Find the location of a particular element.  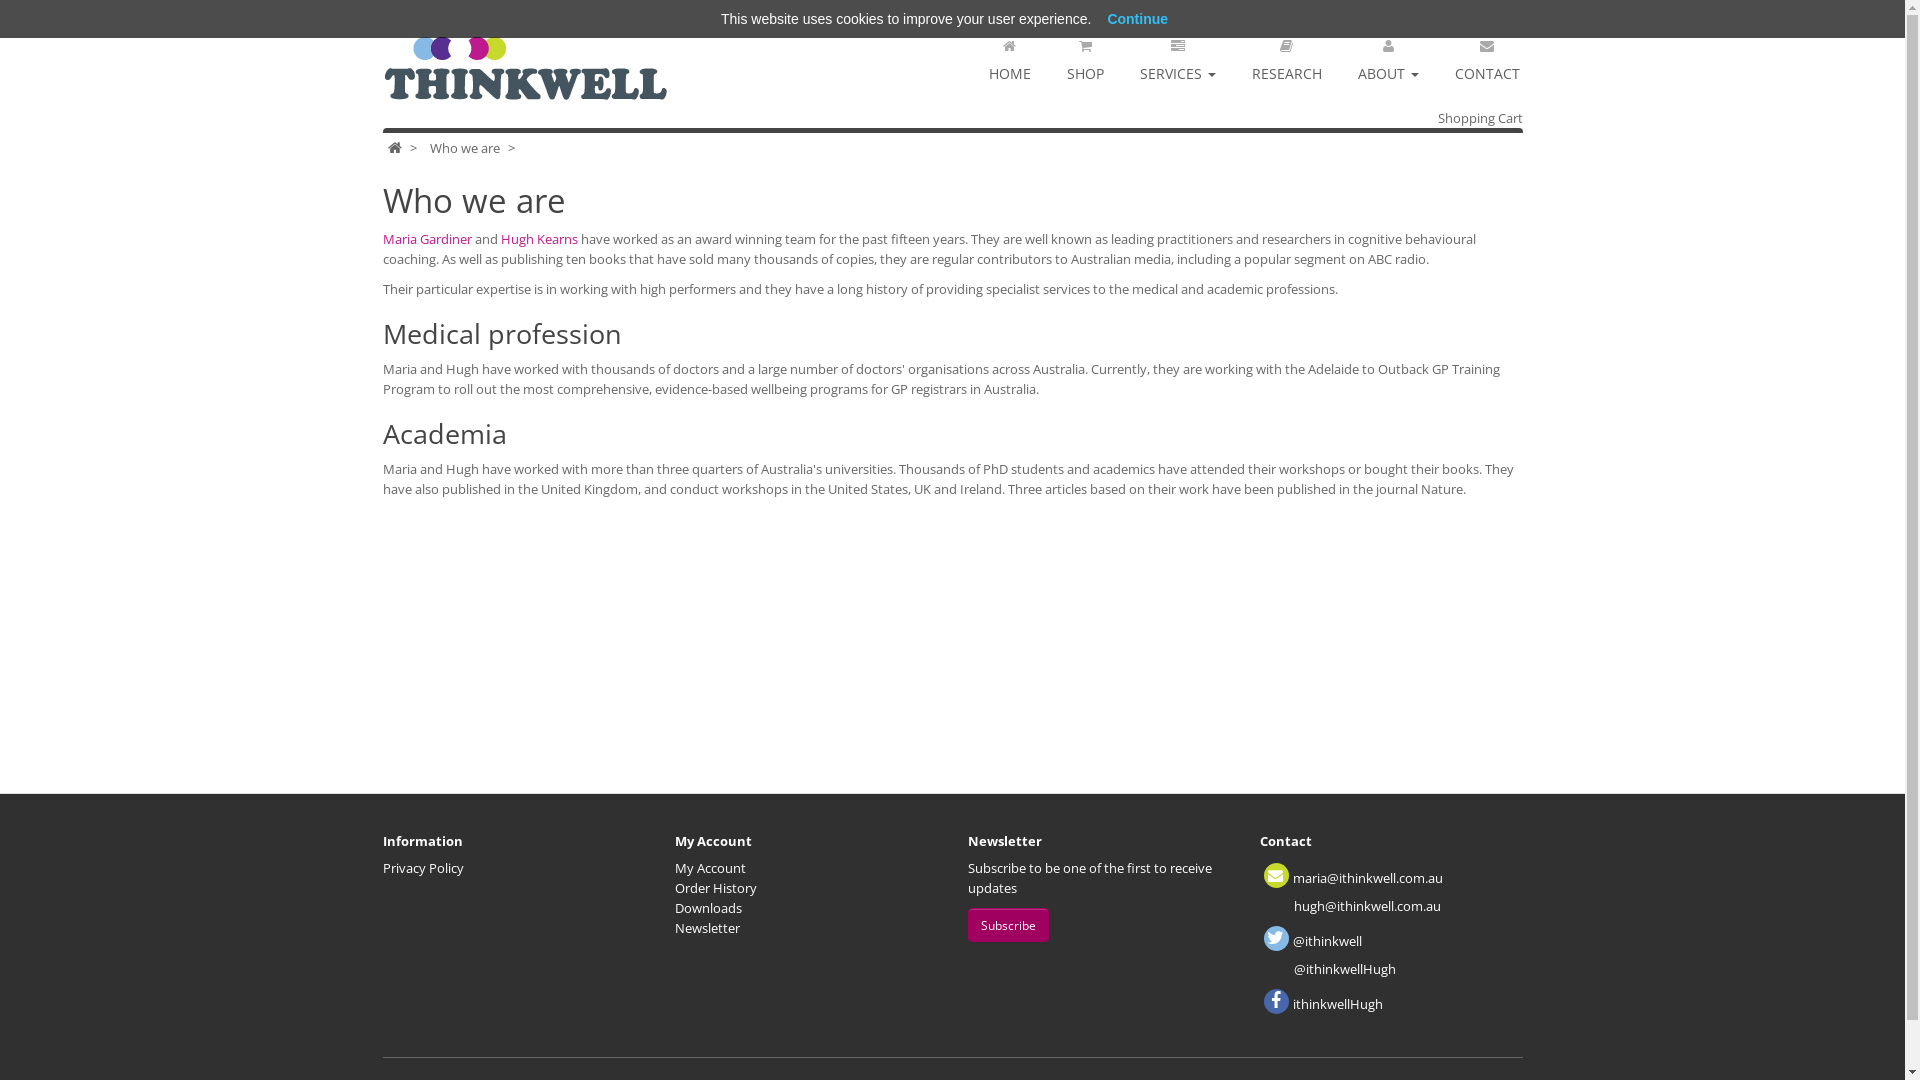

'ABOUT' is located at coordinates (1387, 53).